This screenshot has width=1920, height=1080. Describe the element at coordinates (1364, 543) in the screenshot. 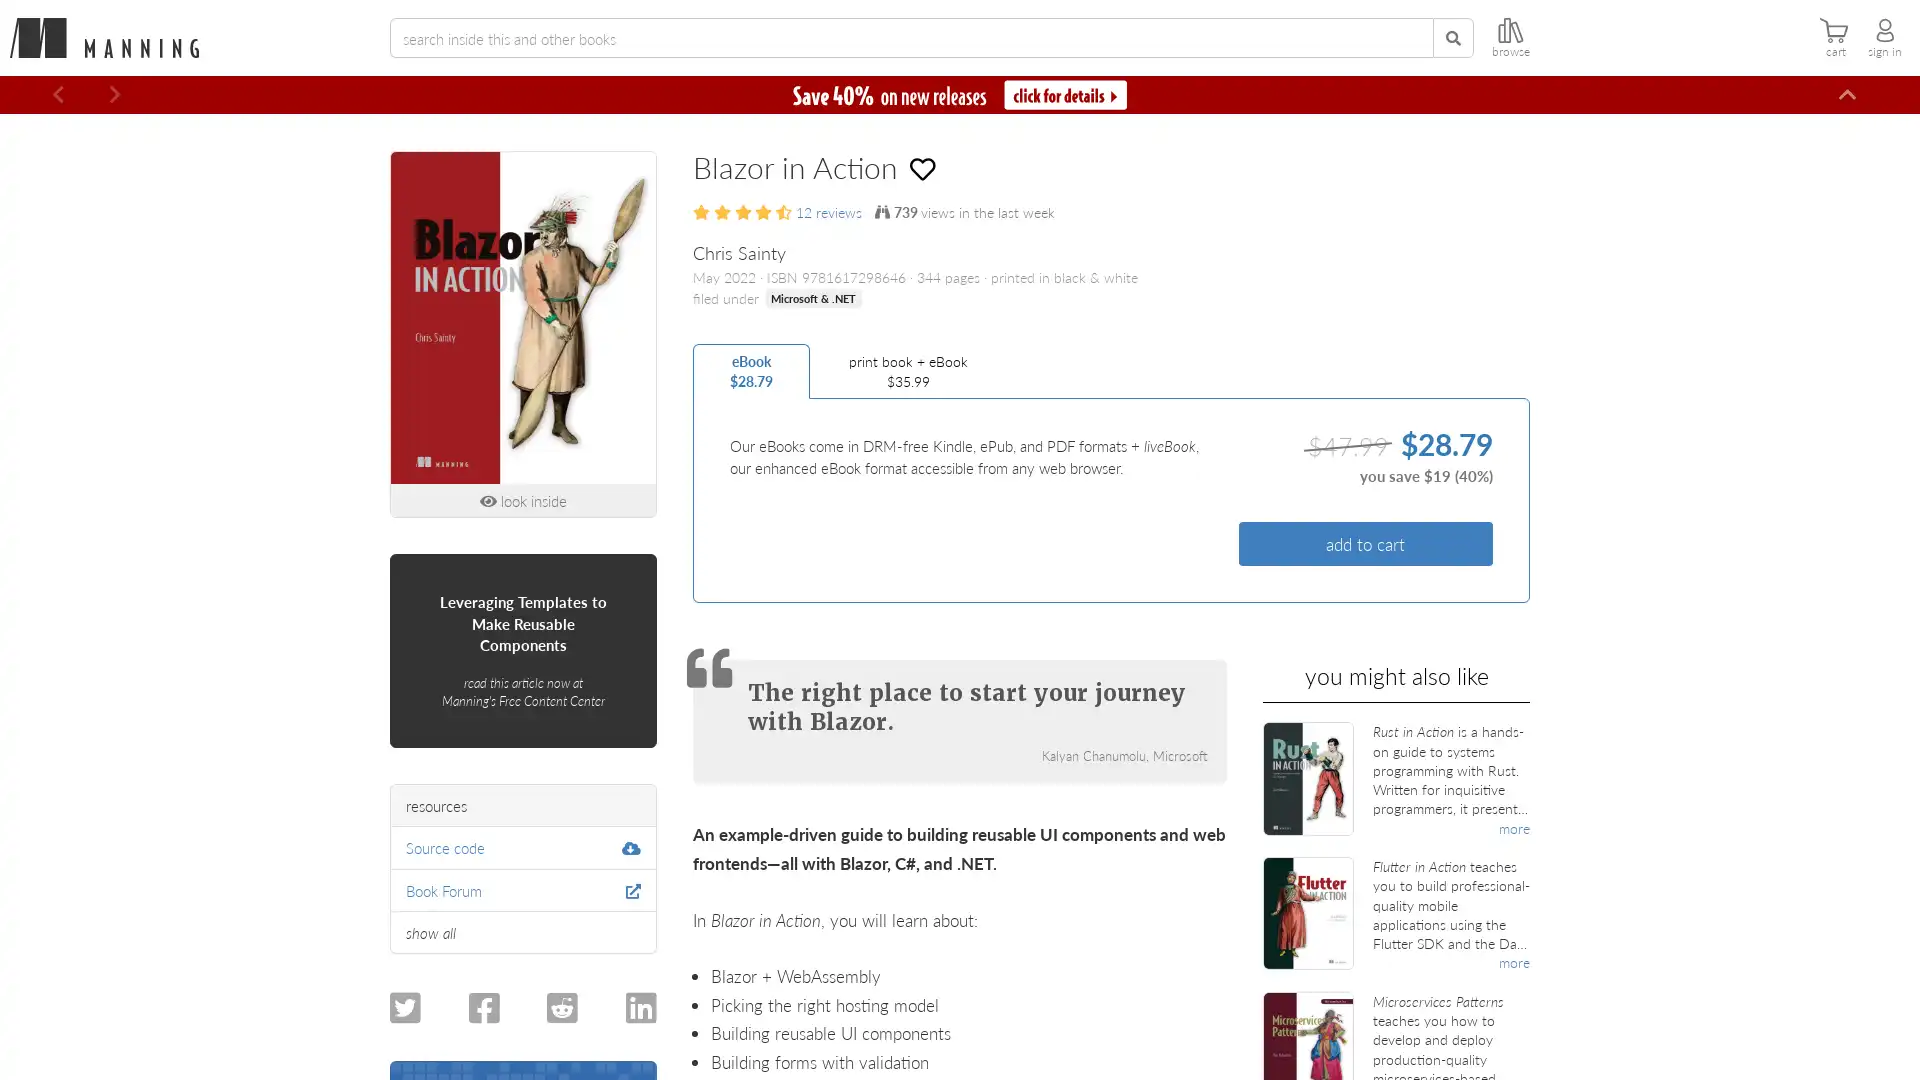

I see `add to cart` at that location.